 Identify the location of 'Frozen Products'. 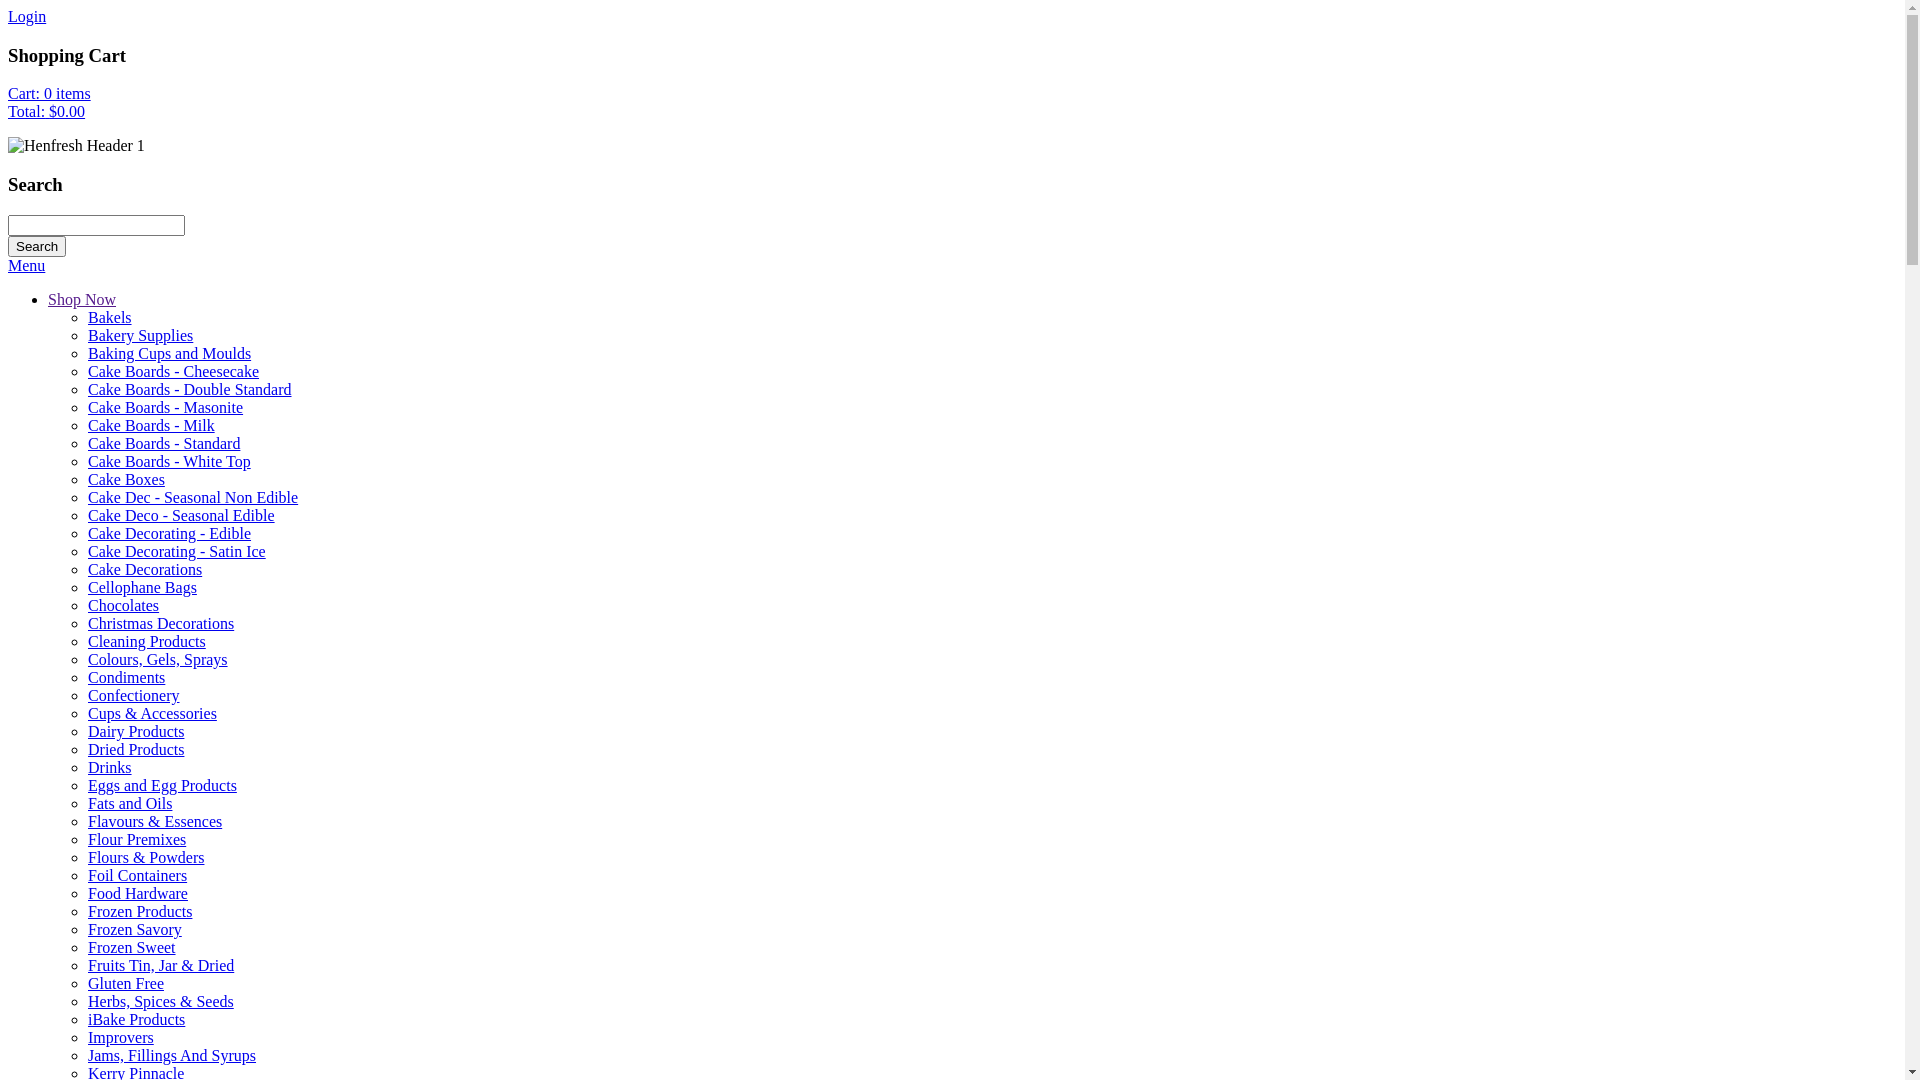
(138, 911).